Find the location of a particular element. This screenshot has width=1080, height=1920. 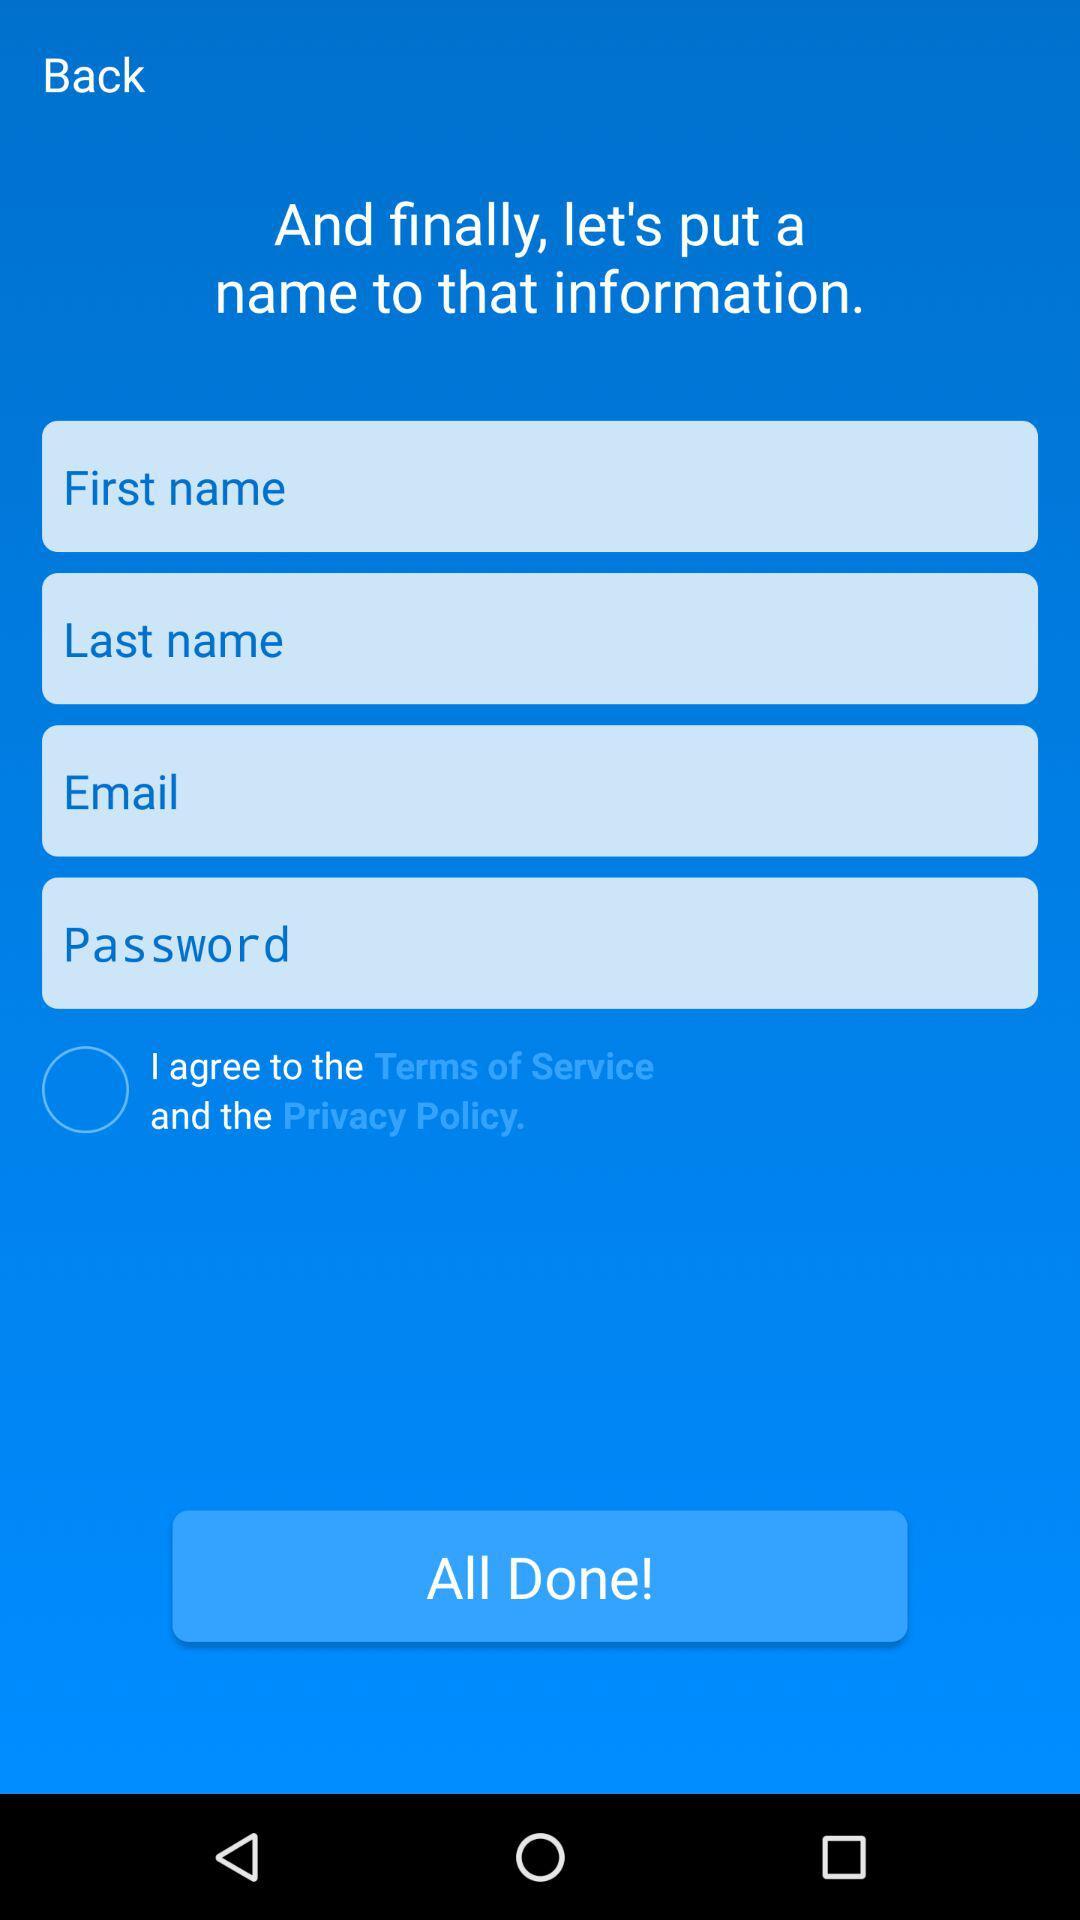

type password is located at coordinates (540, 942).